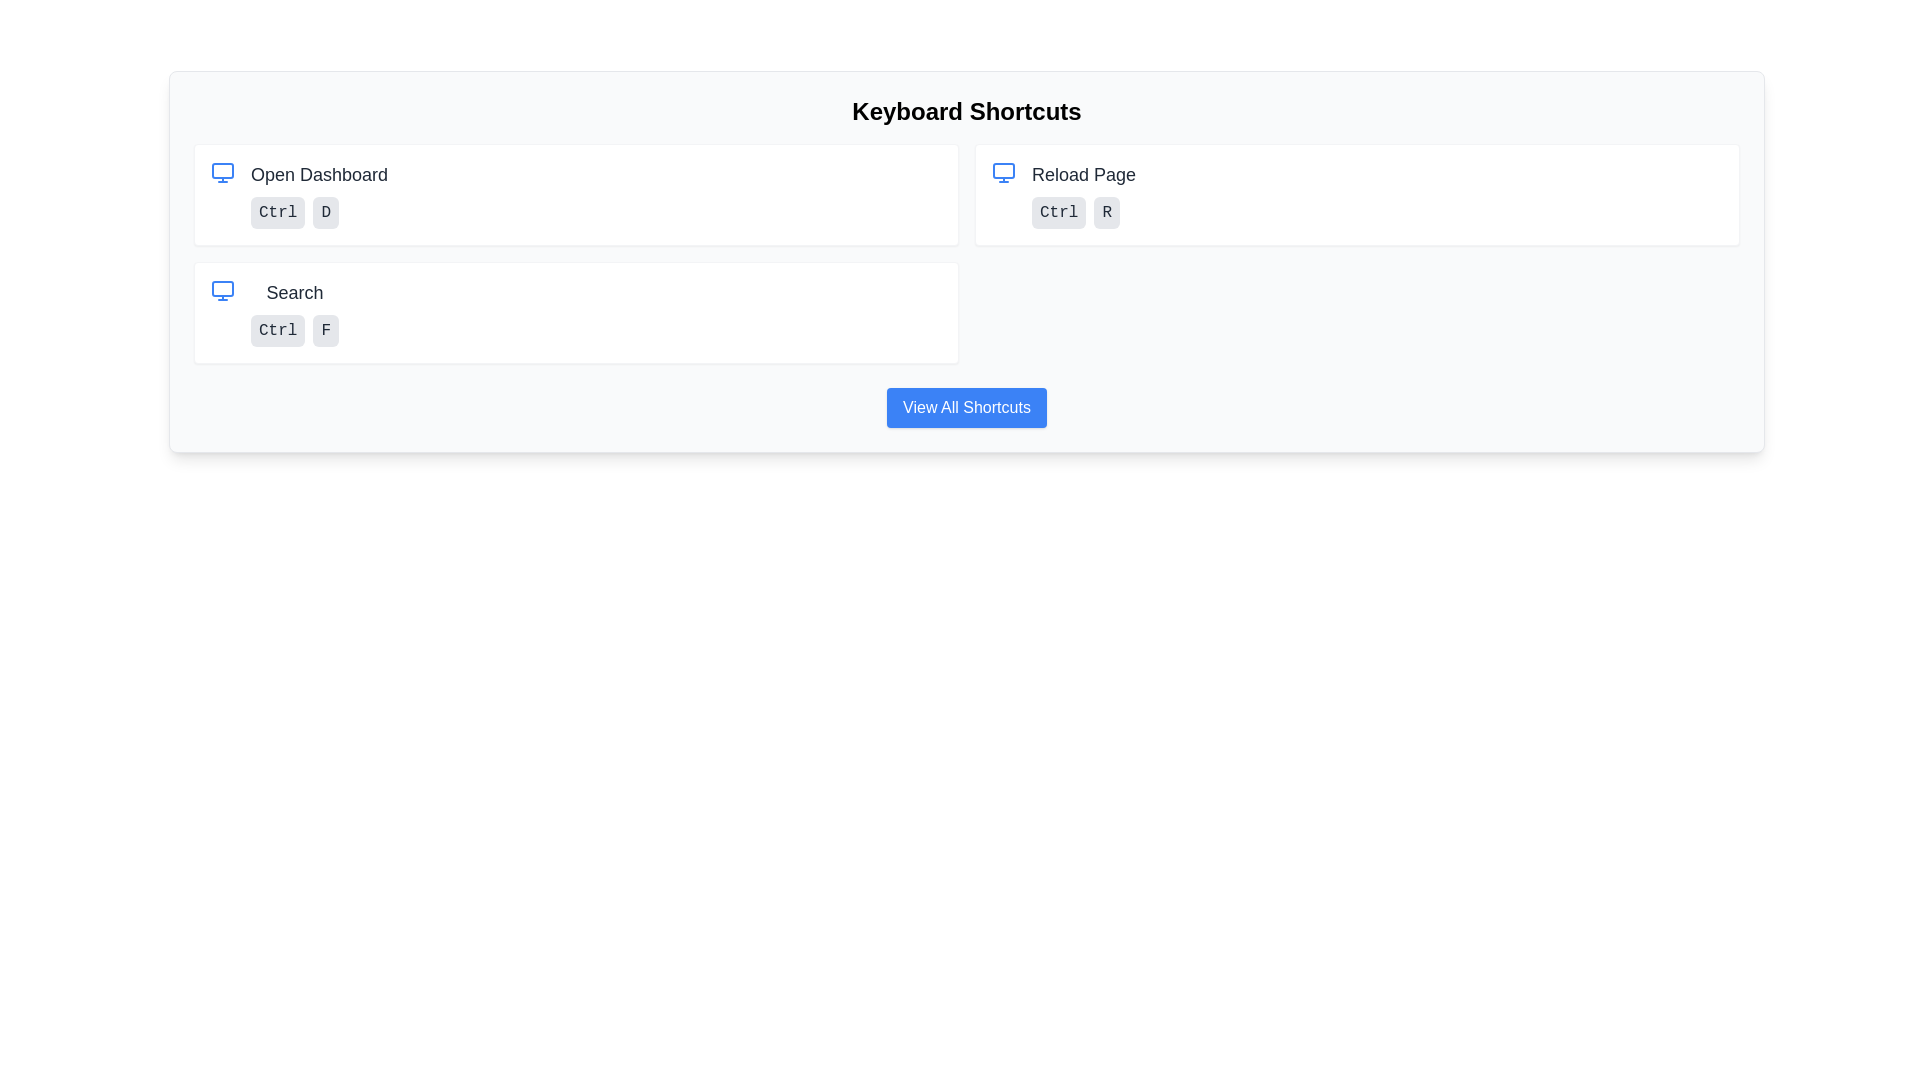  Describe the element at coordinates (966, 407) in the screenshot. I see `the button located at the bottom of the 'Keyboard Shortcuts' section` at that location.